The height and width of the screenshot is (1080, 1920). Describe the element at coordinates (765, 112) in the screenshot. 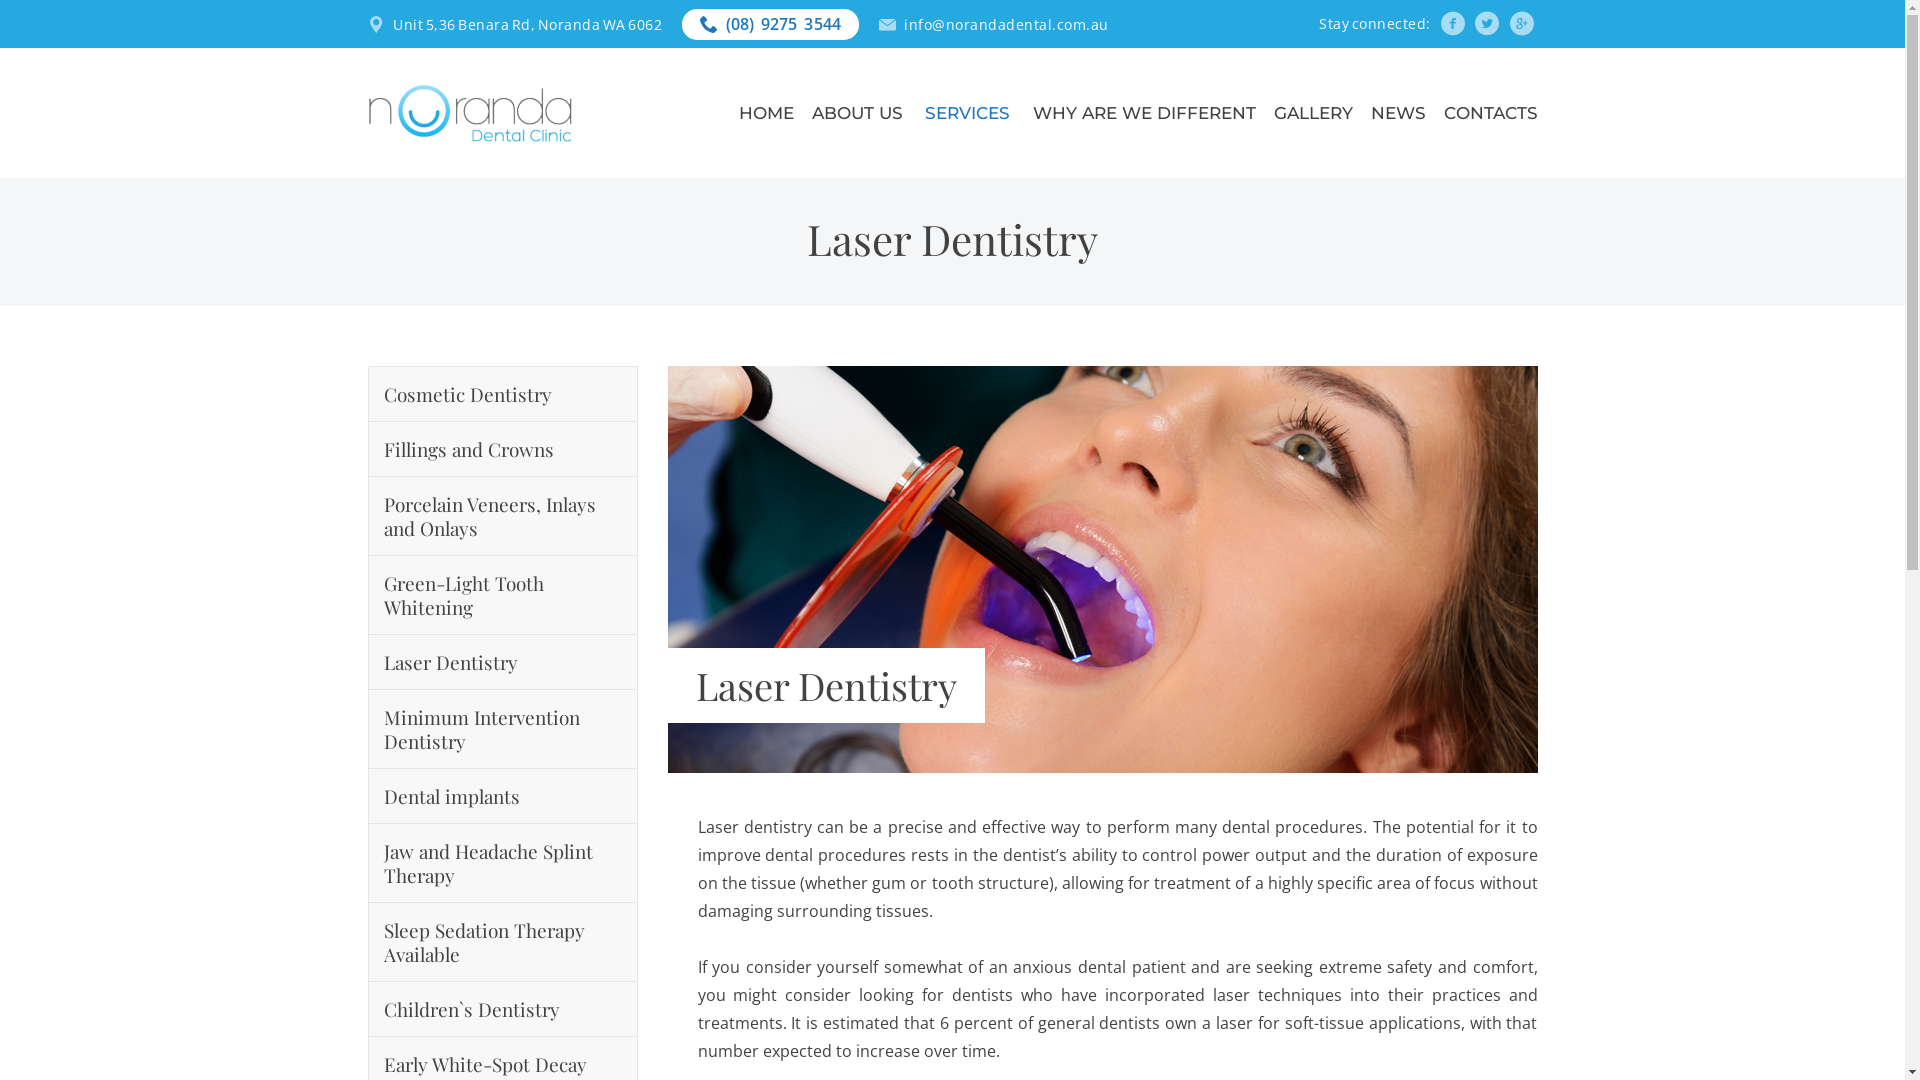

I see `'HOME'` at that location.